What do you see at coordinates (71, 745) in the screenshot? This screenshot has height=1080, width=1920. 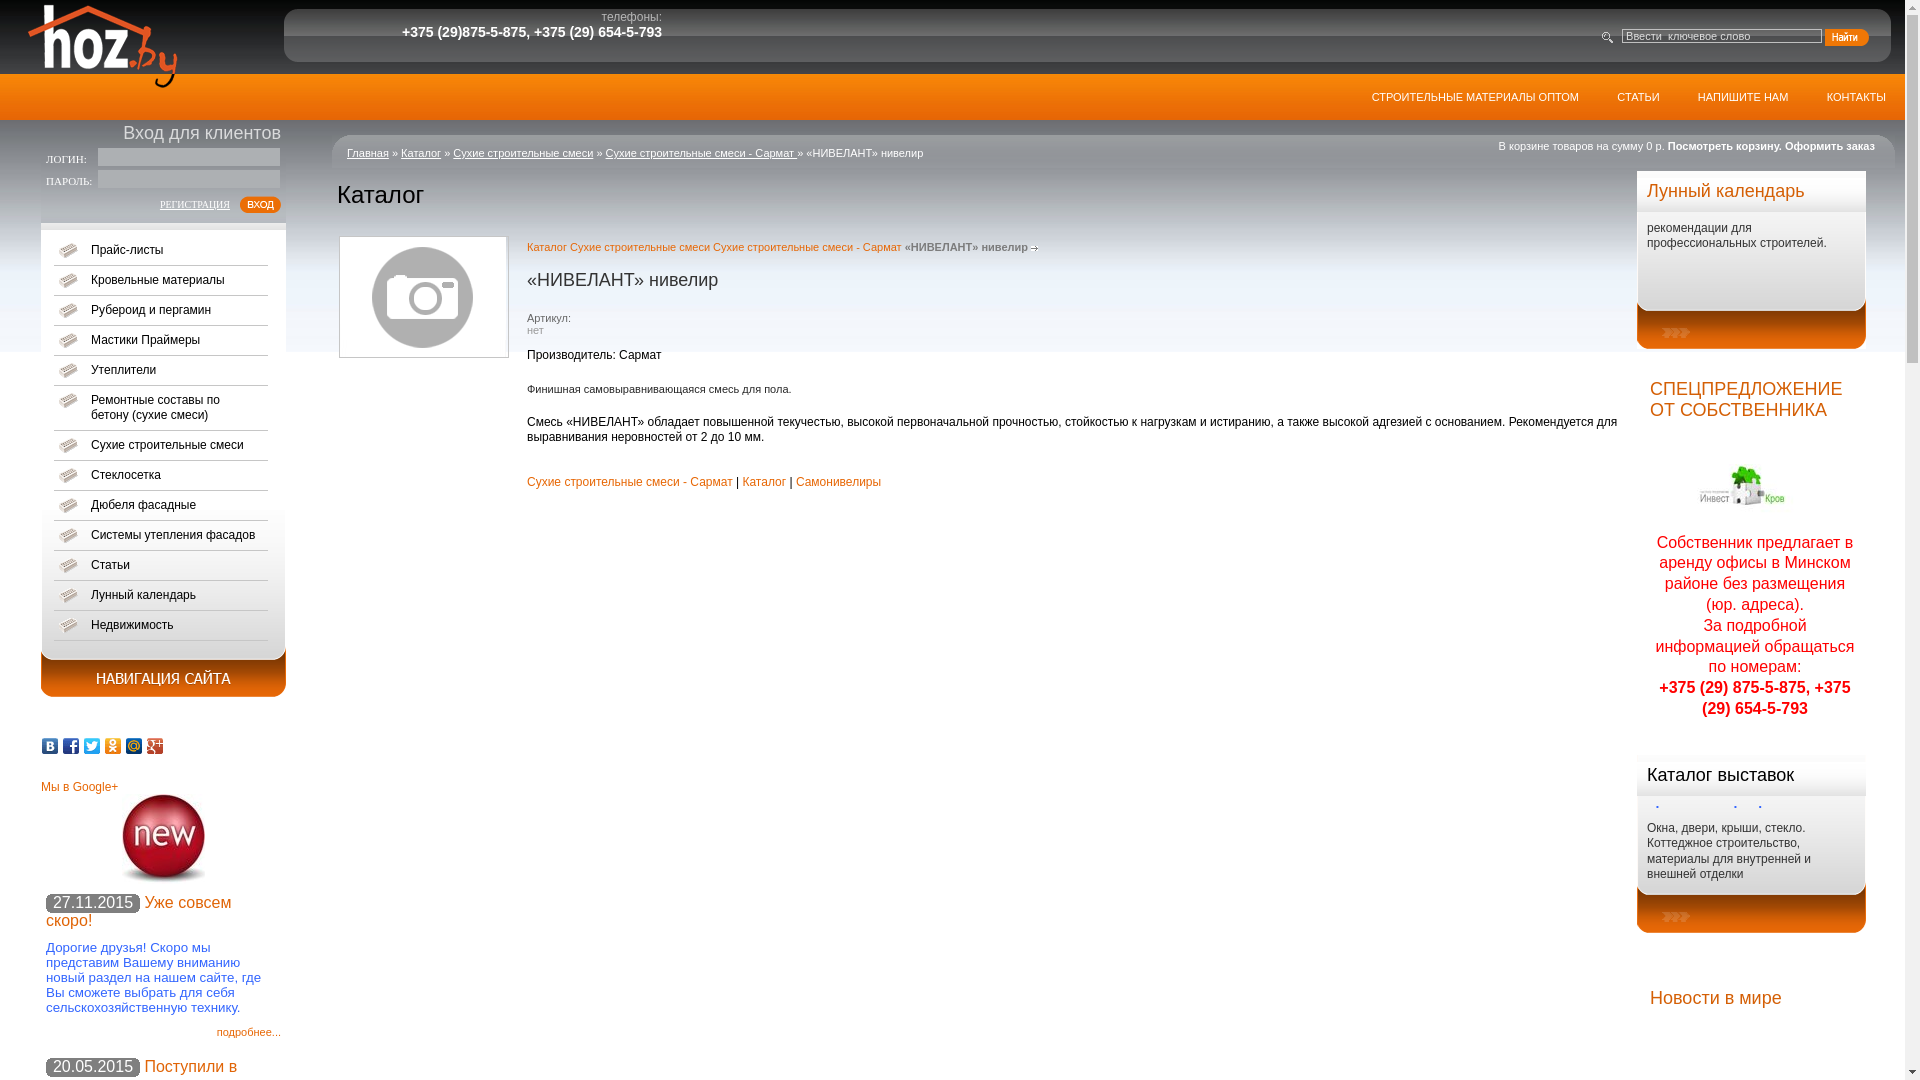 I see `'Facebook'` at bounding box center [71, 745].